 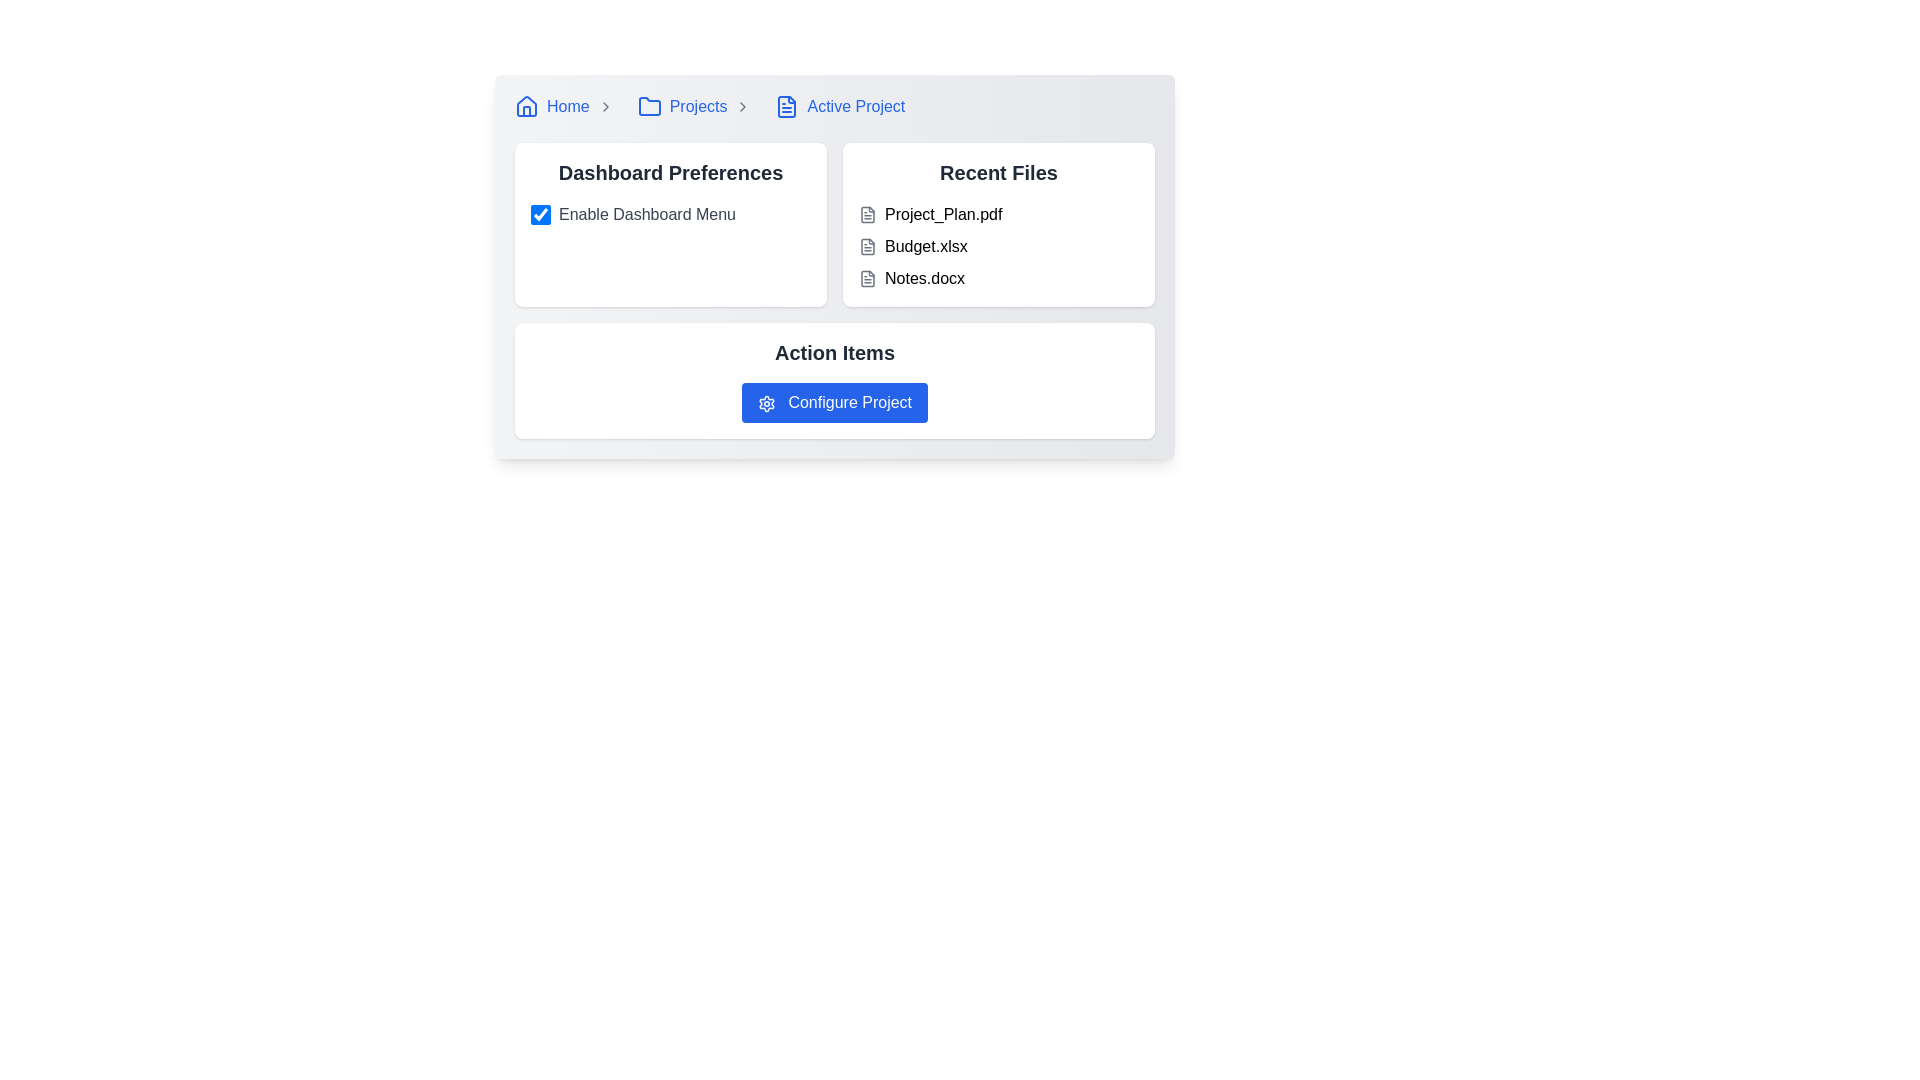 I want to click on the small blue file-like icon located before the 'Active Project' text in the breadcrumb navigation bar, so click(x=786, y=107).